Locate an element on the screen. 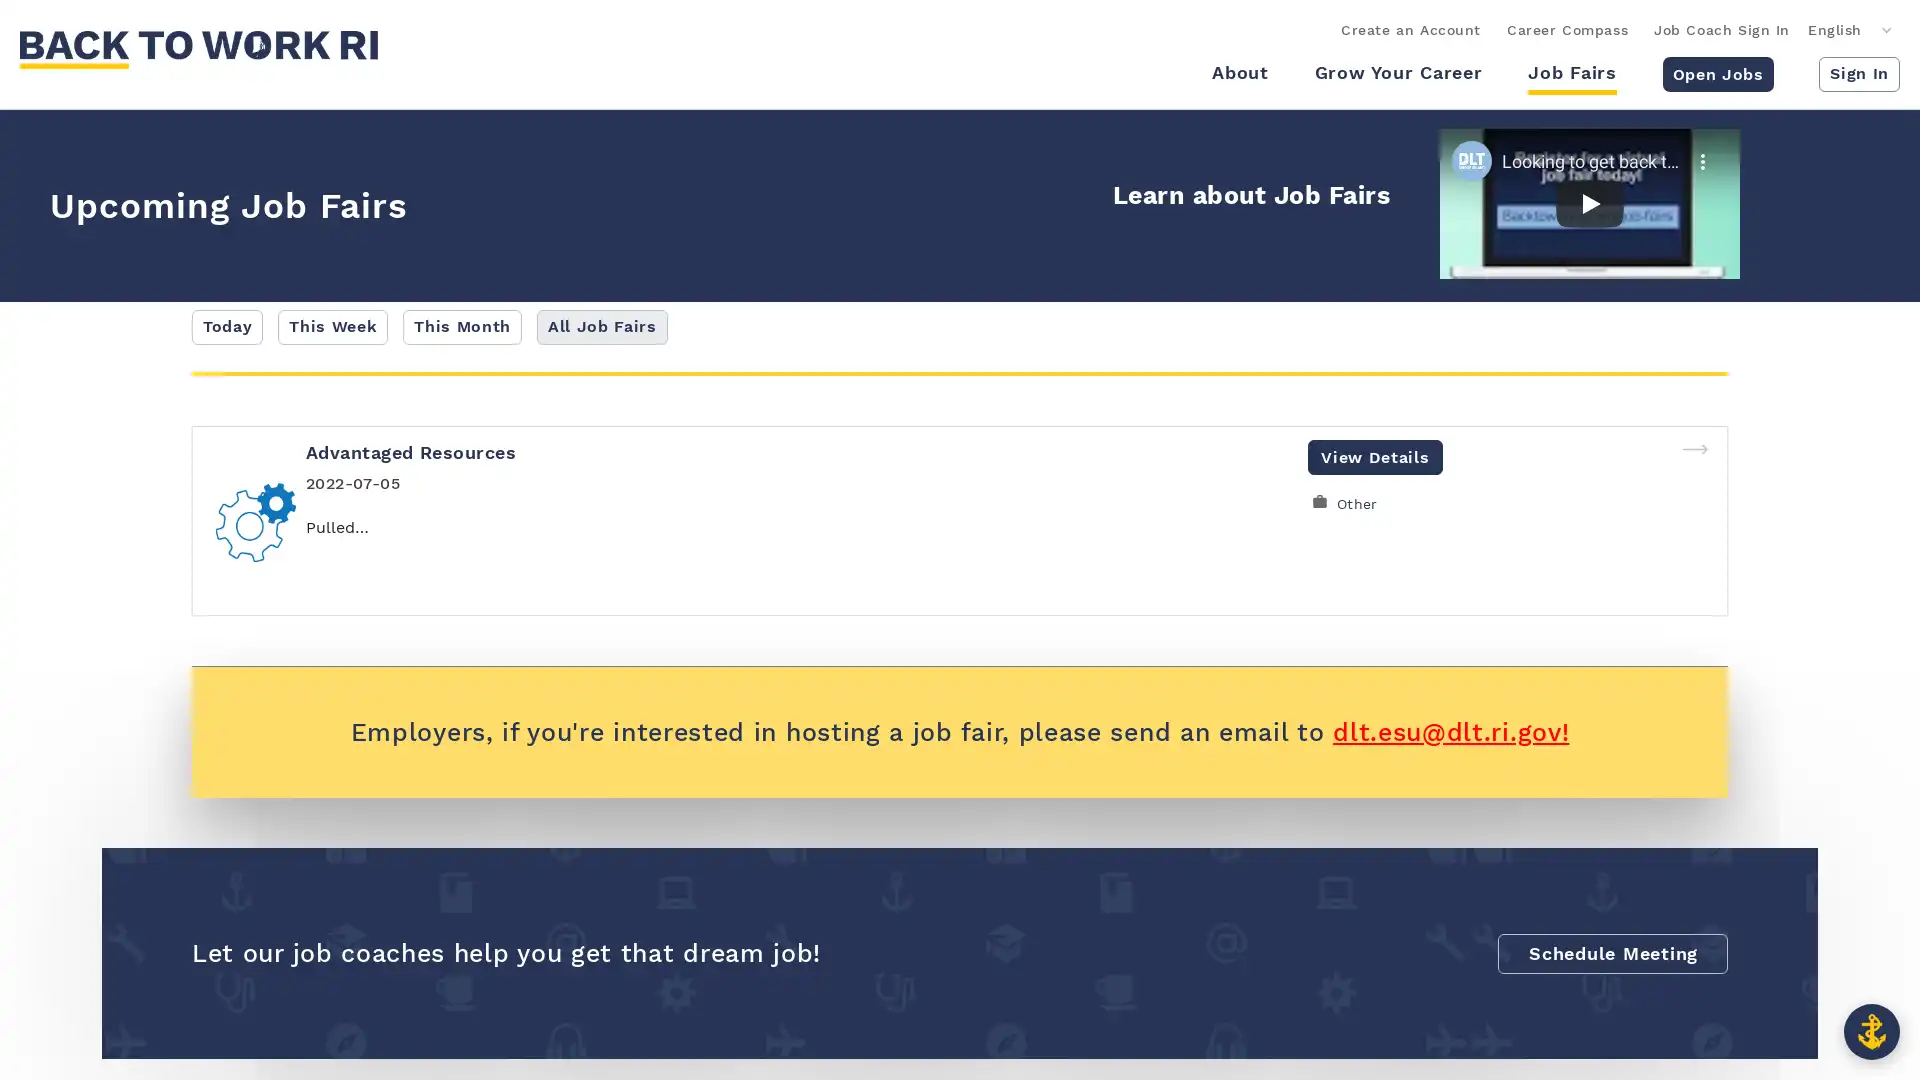  All Job Fairs is located at coordinates (600, 326).